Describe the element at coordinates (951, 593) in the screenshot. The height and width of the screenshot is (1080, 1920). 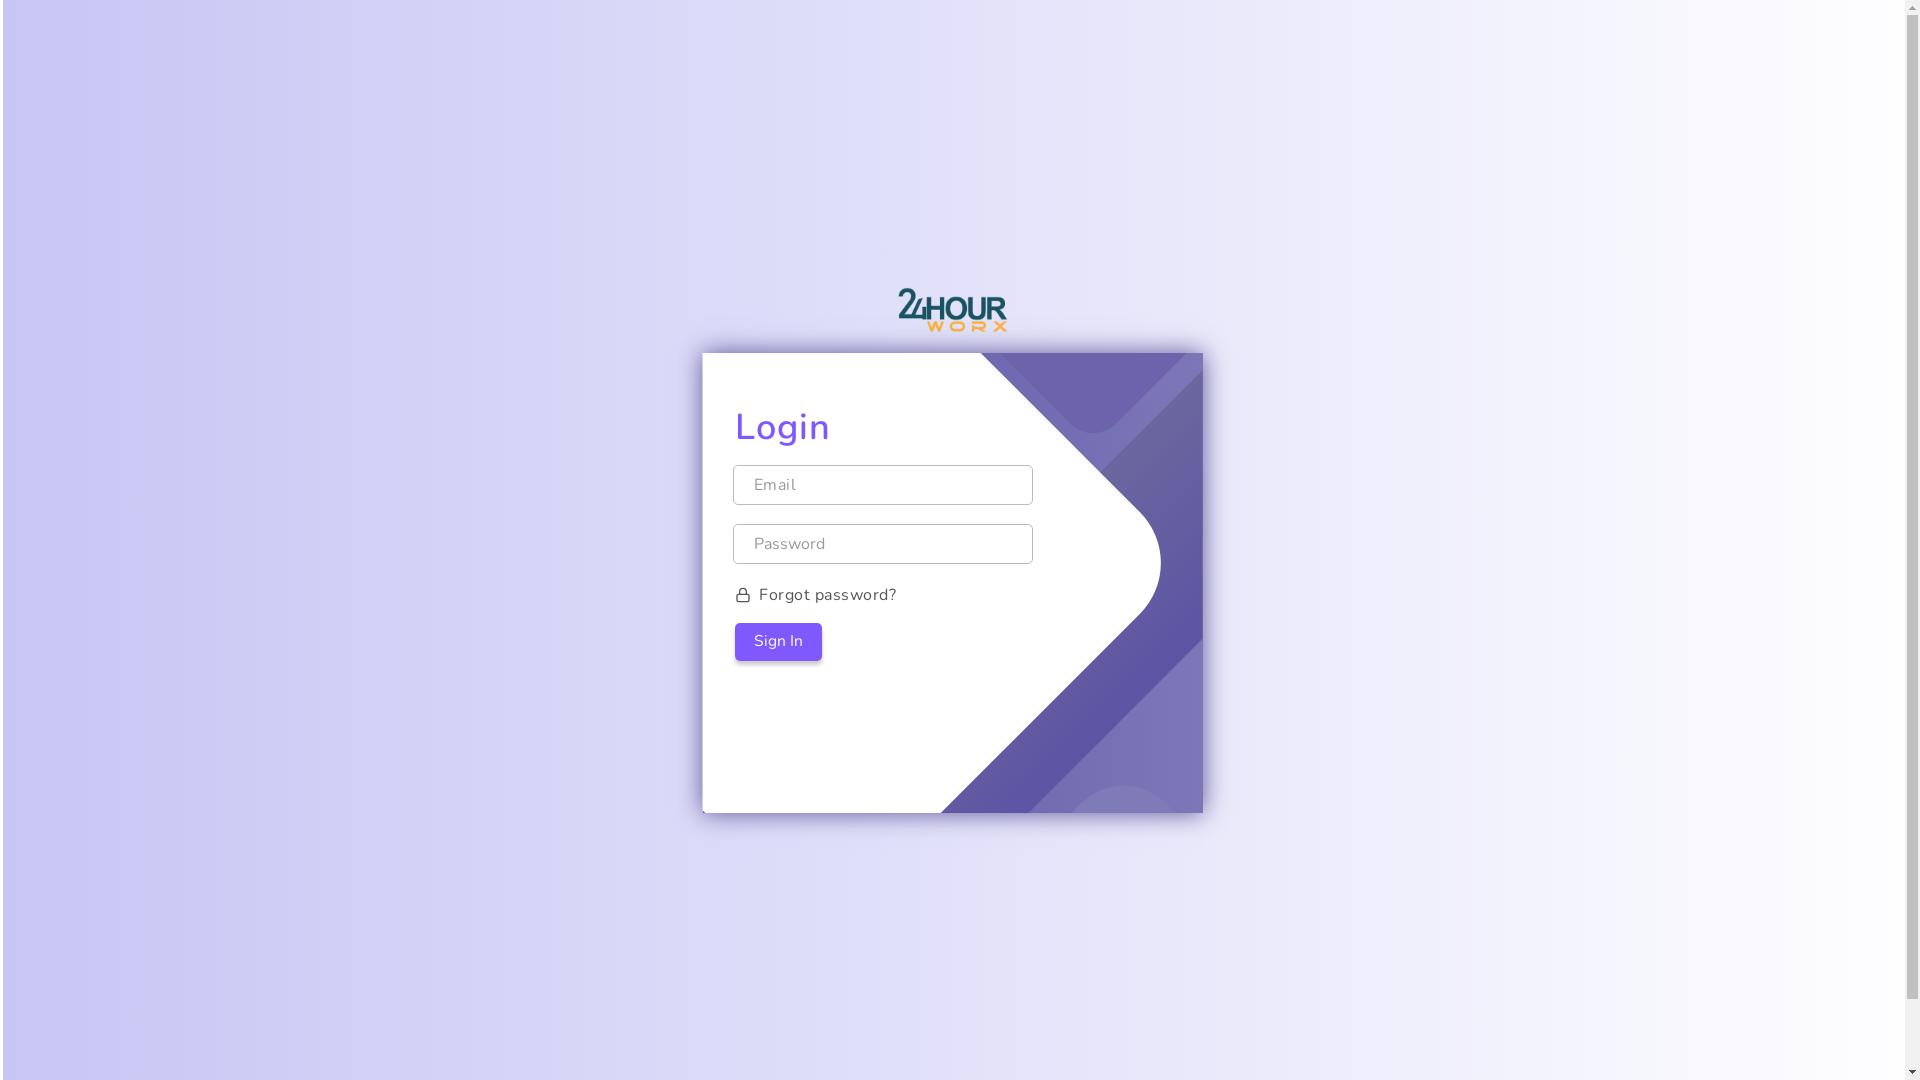
I see `'Forgot password?'` at that location.